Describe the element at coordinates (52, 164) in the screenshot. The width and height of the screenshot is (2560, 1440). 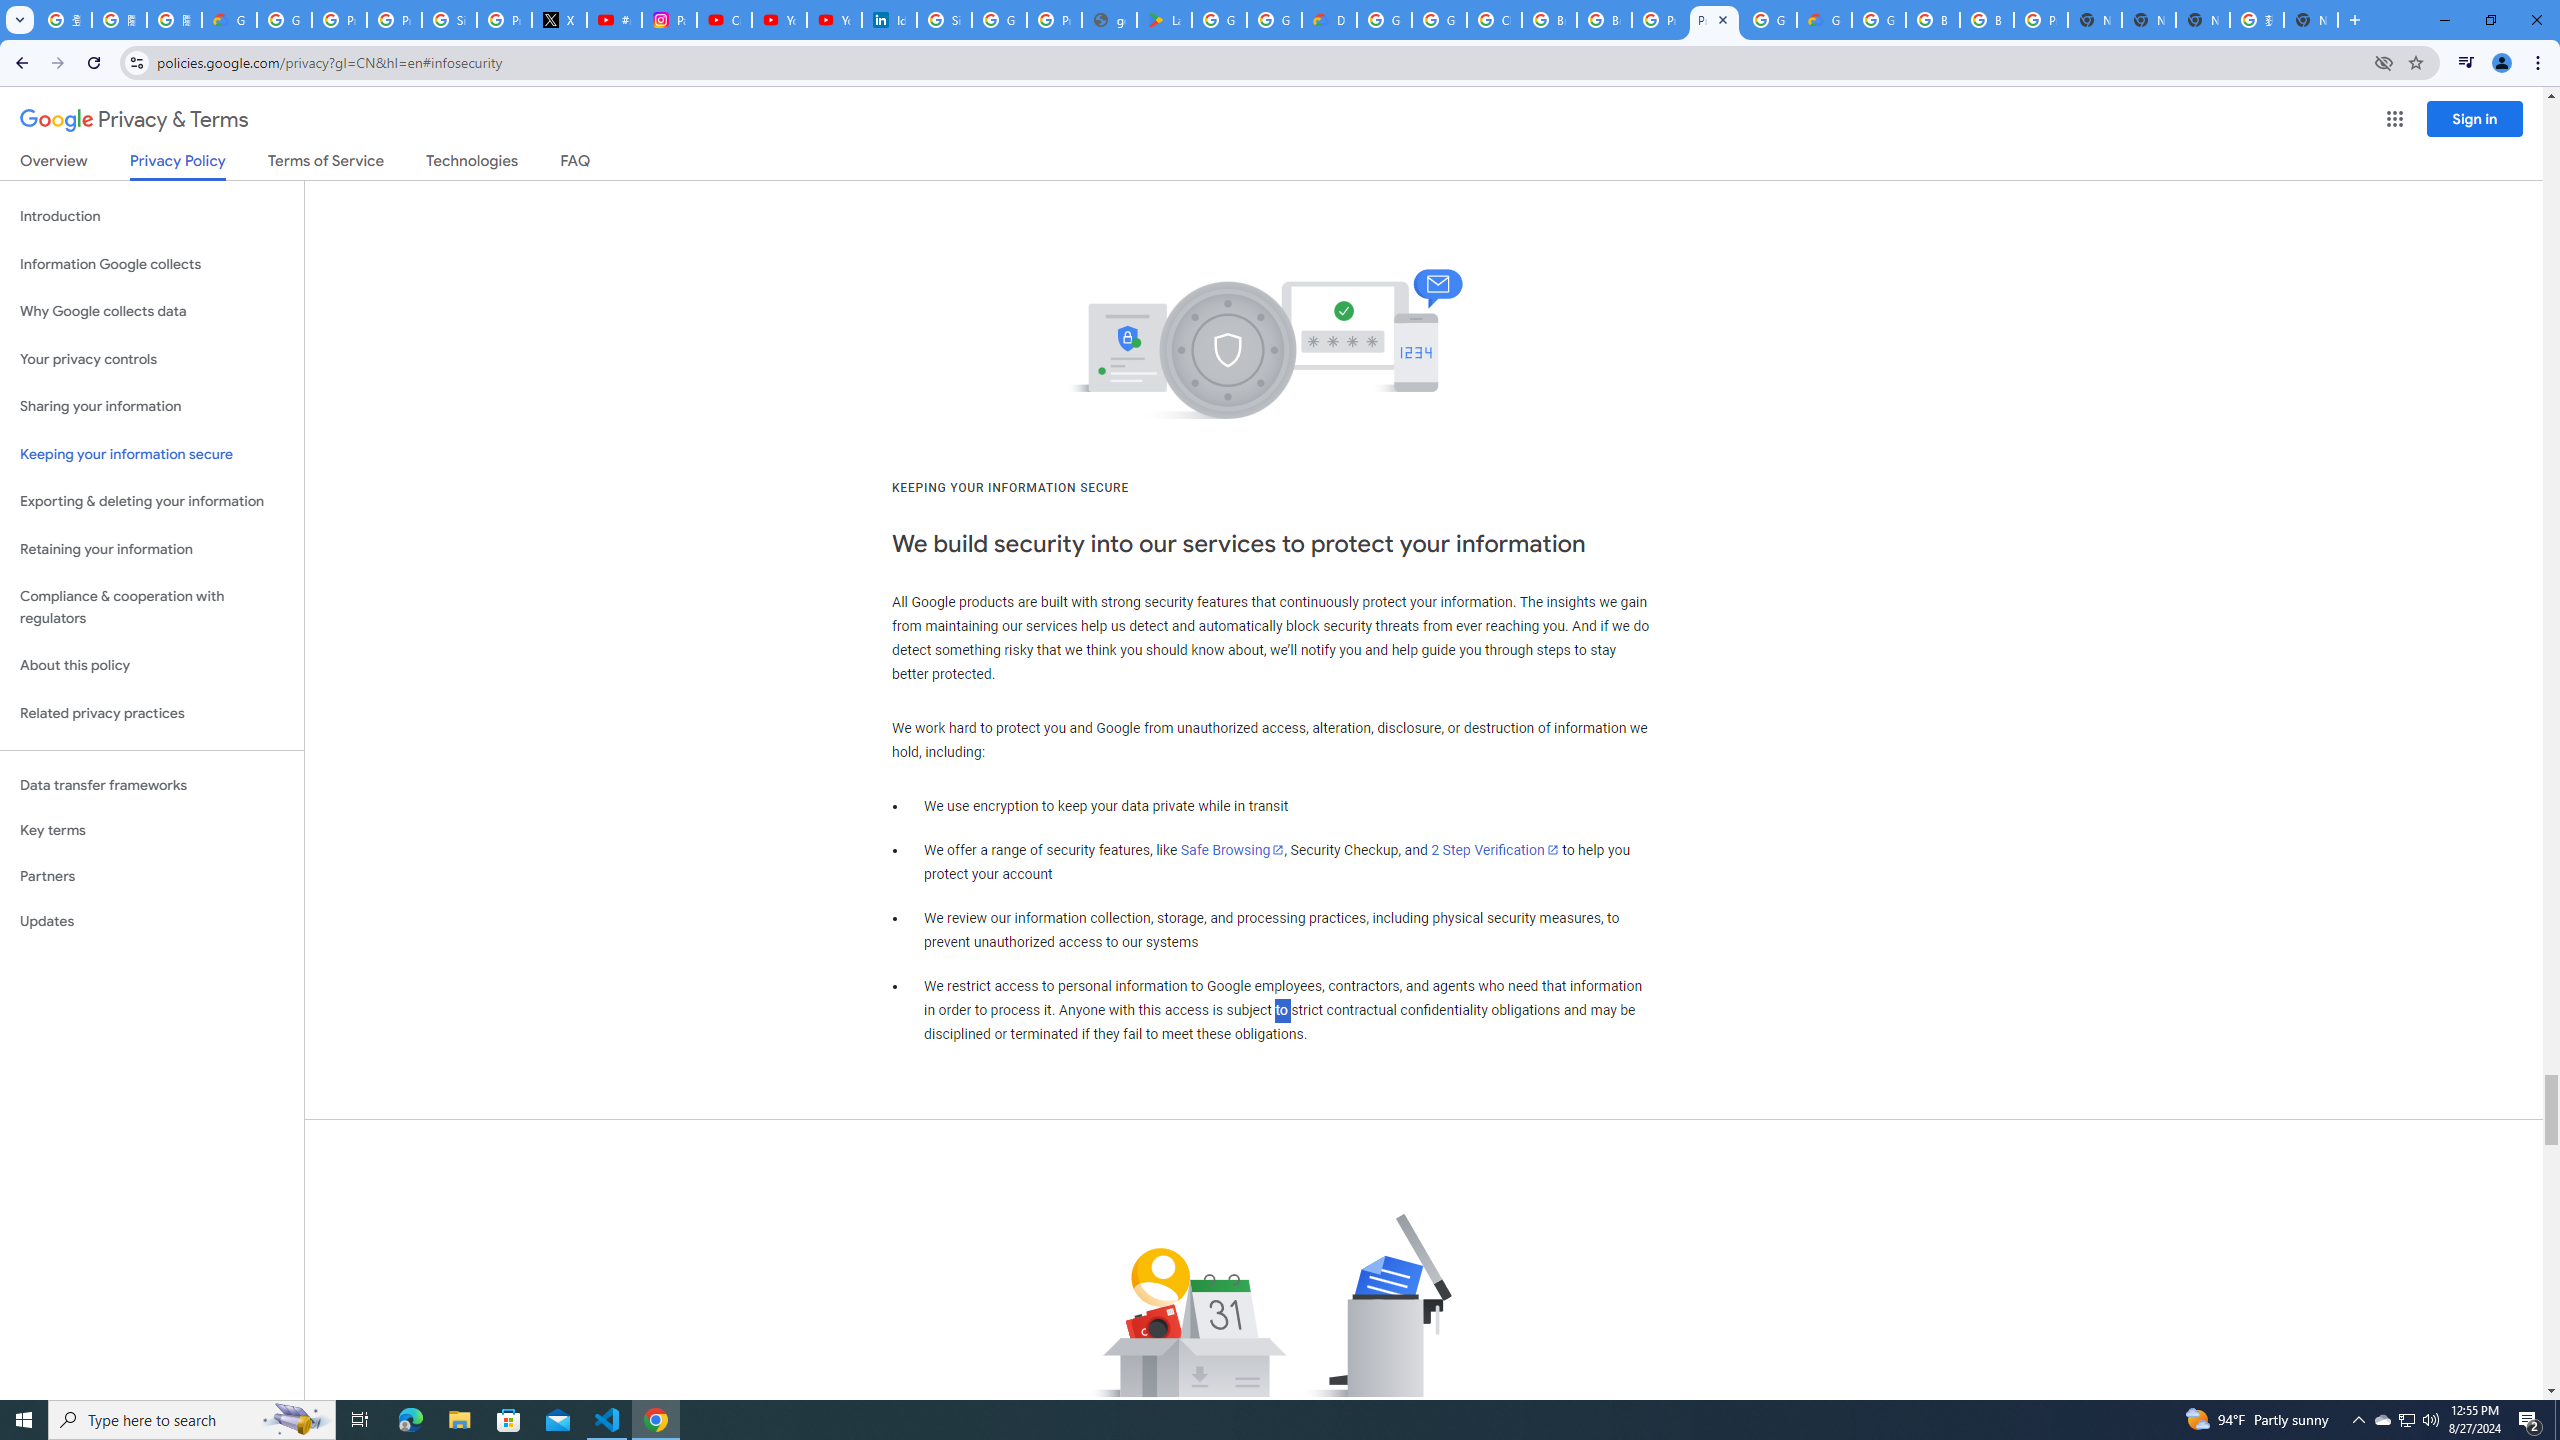
I see `'Overview'` at that location.